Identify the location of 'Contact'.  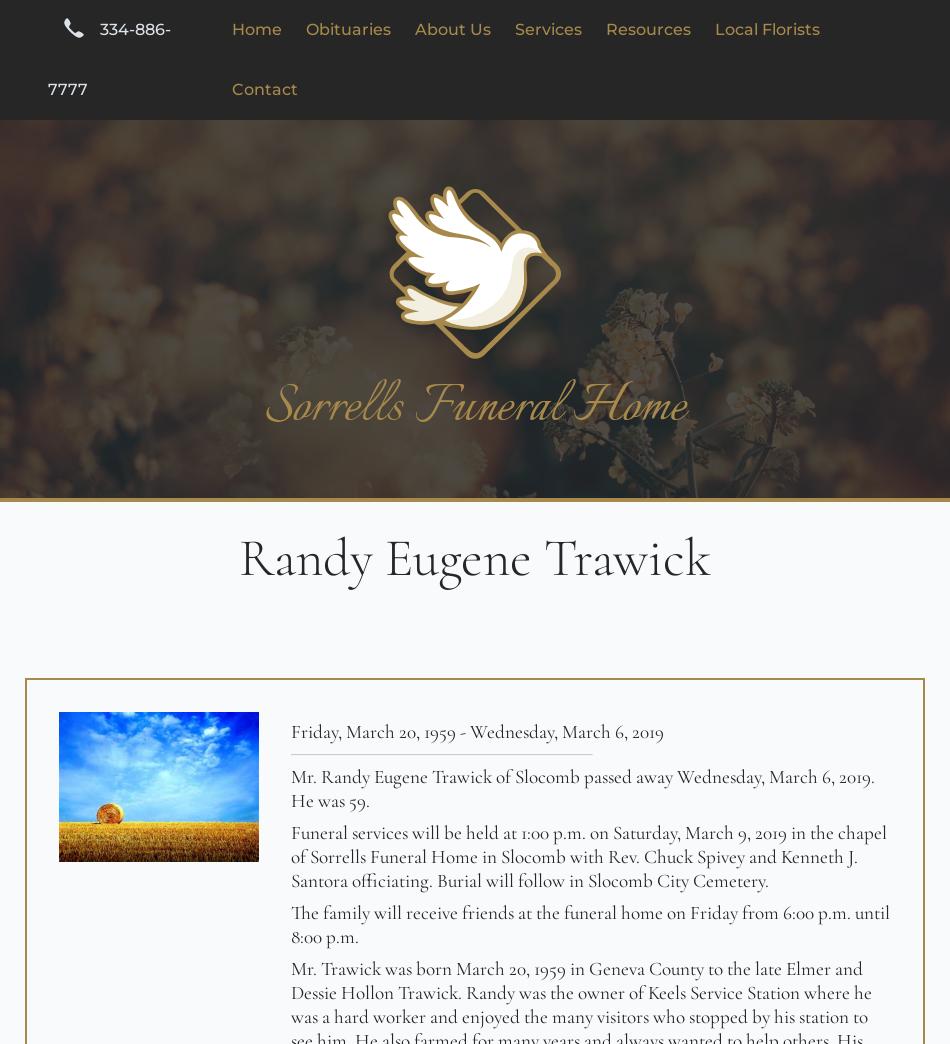
(263, 89).